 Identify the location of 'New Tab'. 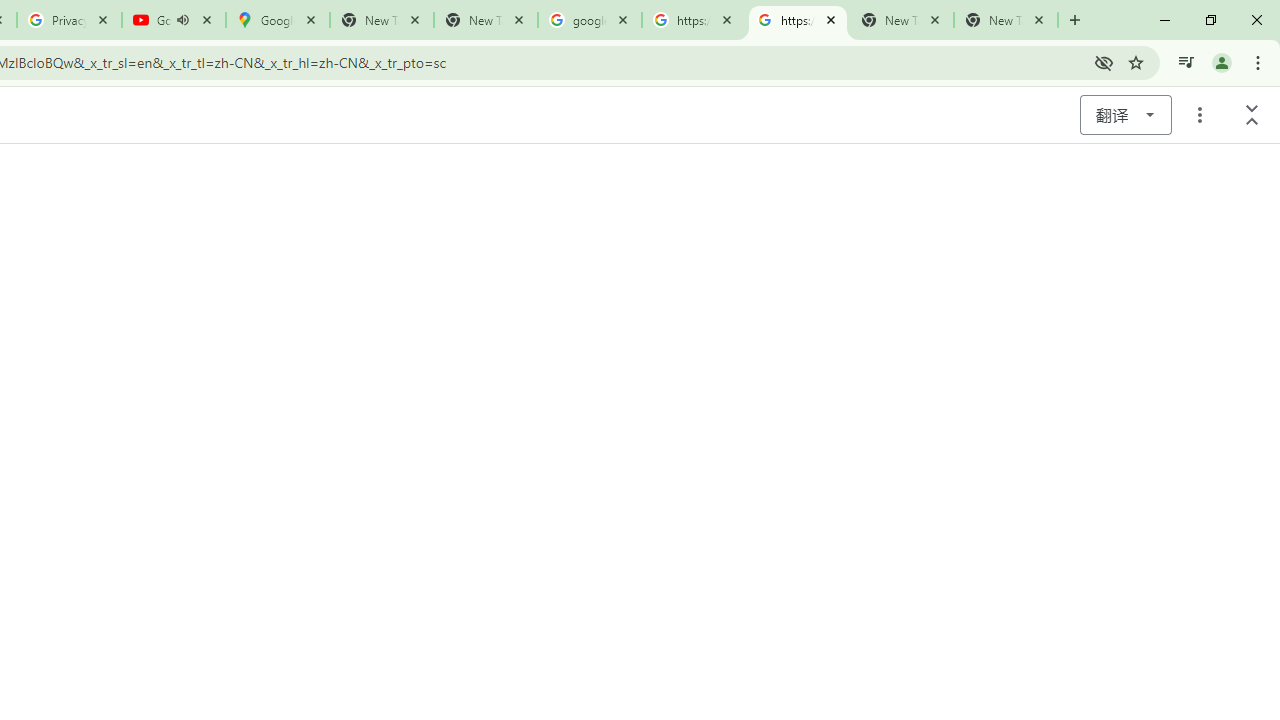
(1006, 20).